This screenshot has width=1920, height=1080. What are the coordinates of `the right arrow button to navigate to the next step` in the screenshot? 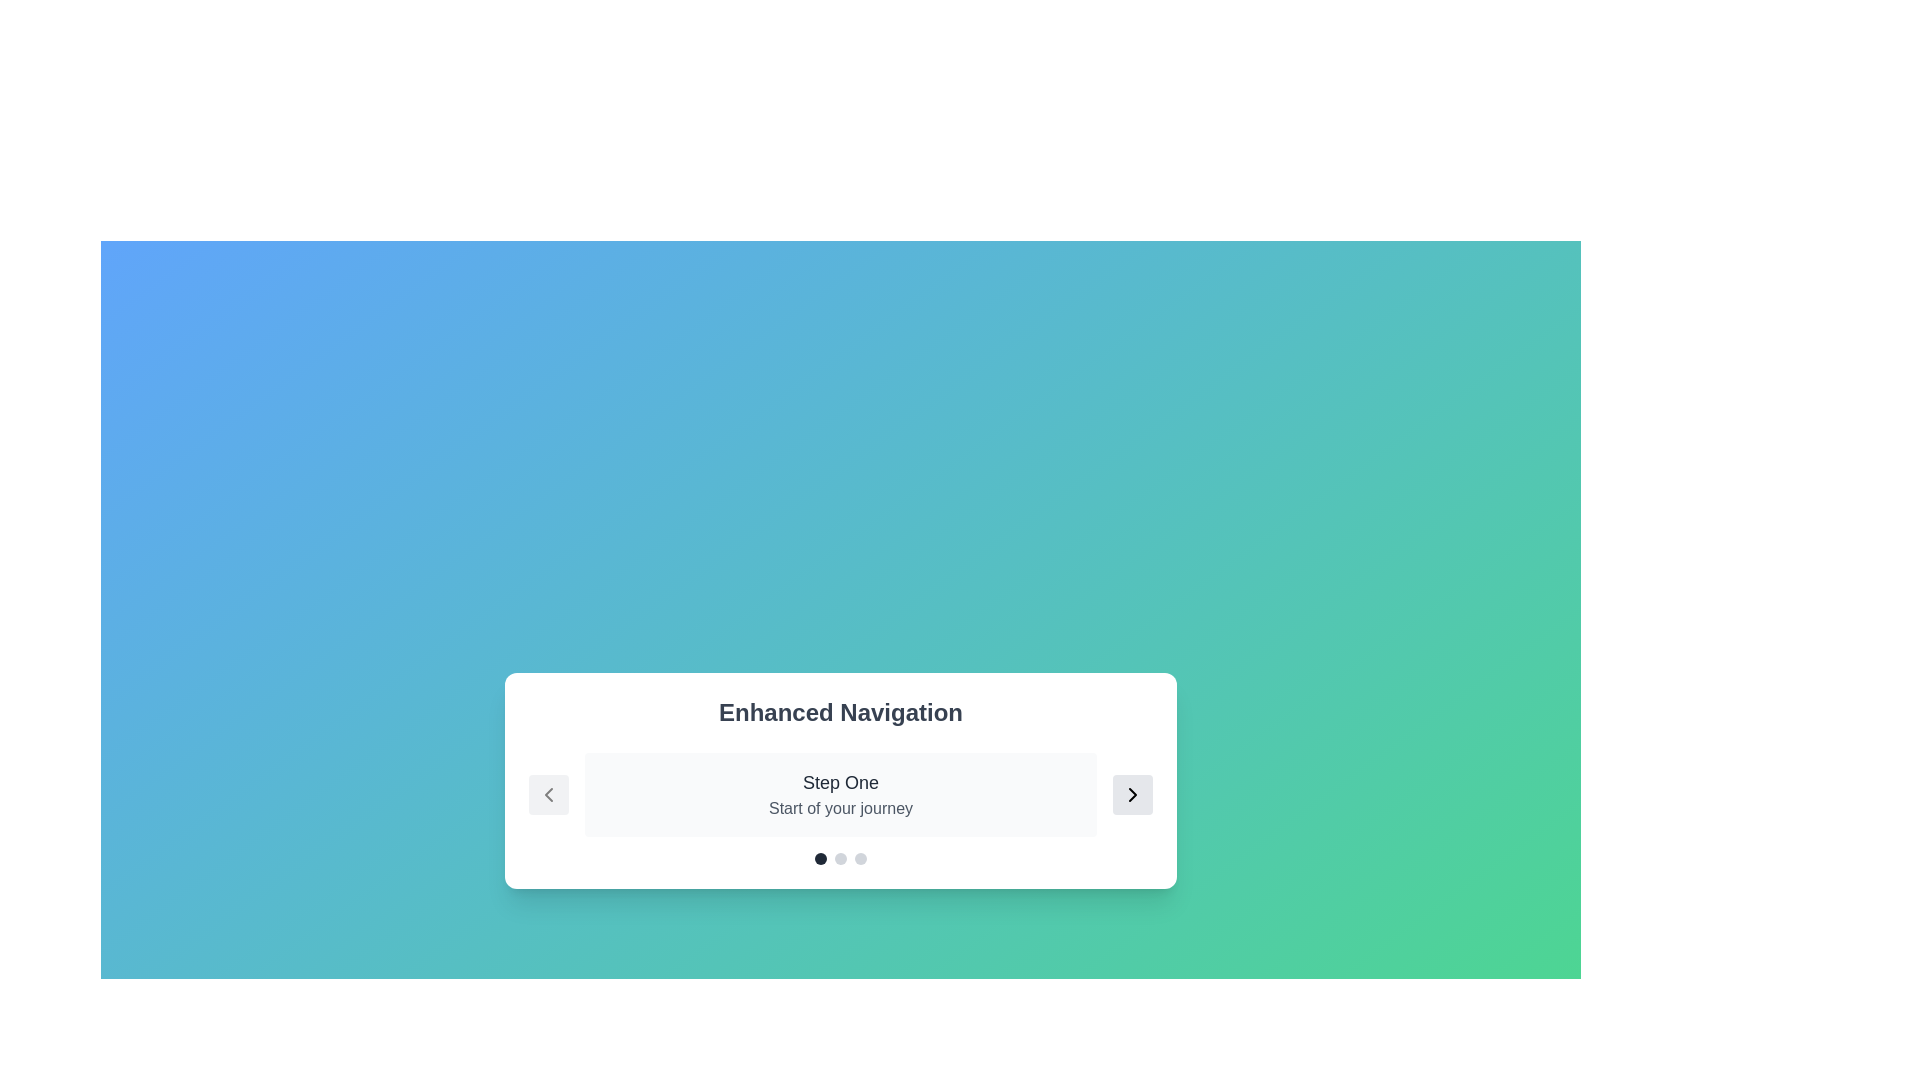 It's located at (1132, 793).